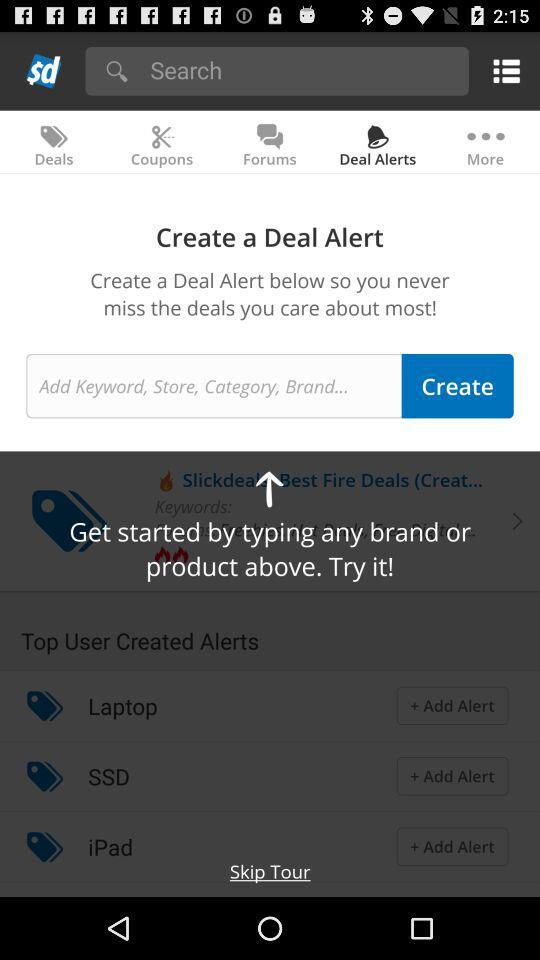 This screenshot has width=540, height=960. I want to click on the icon to the left of the ssd icon, so click(44, 775).